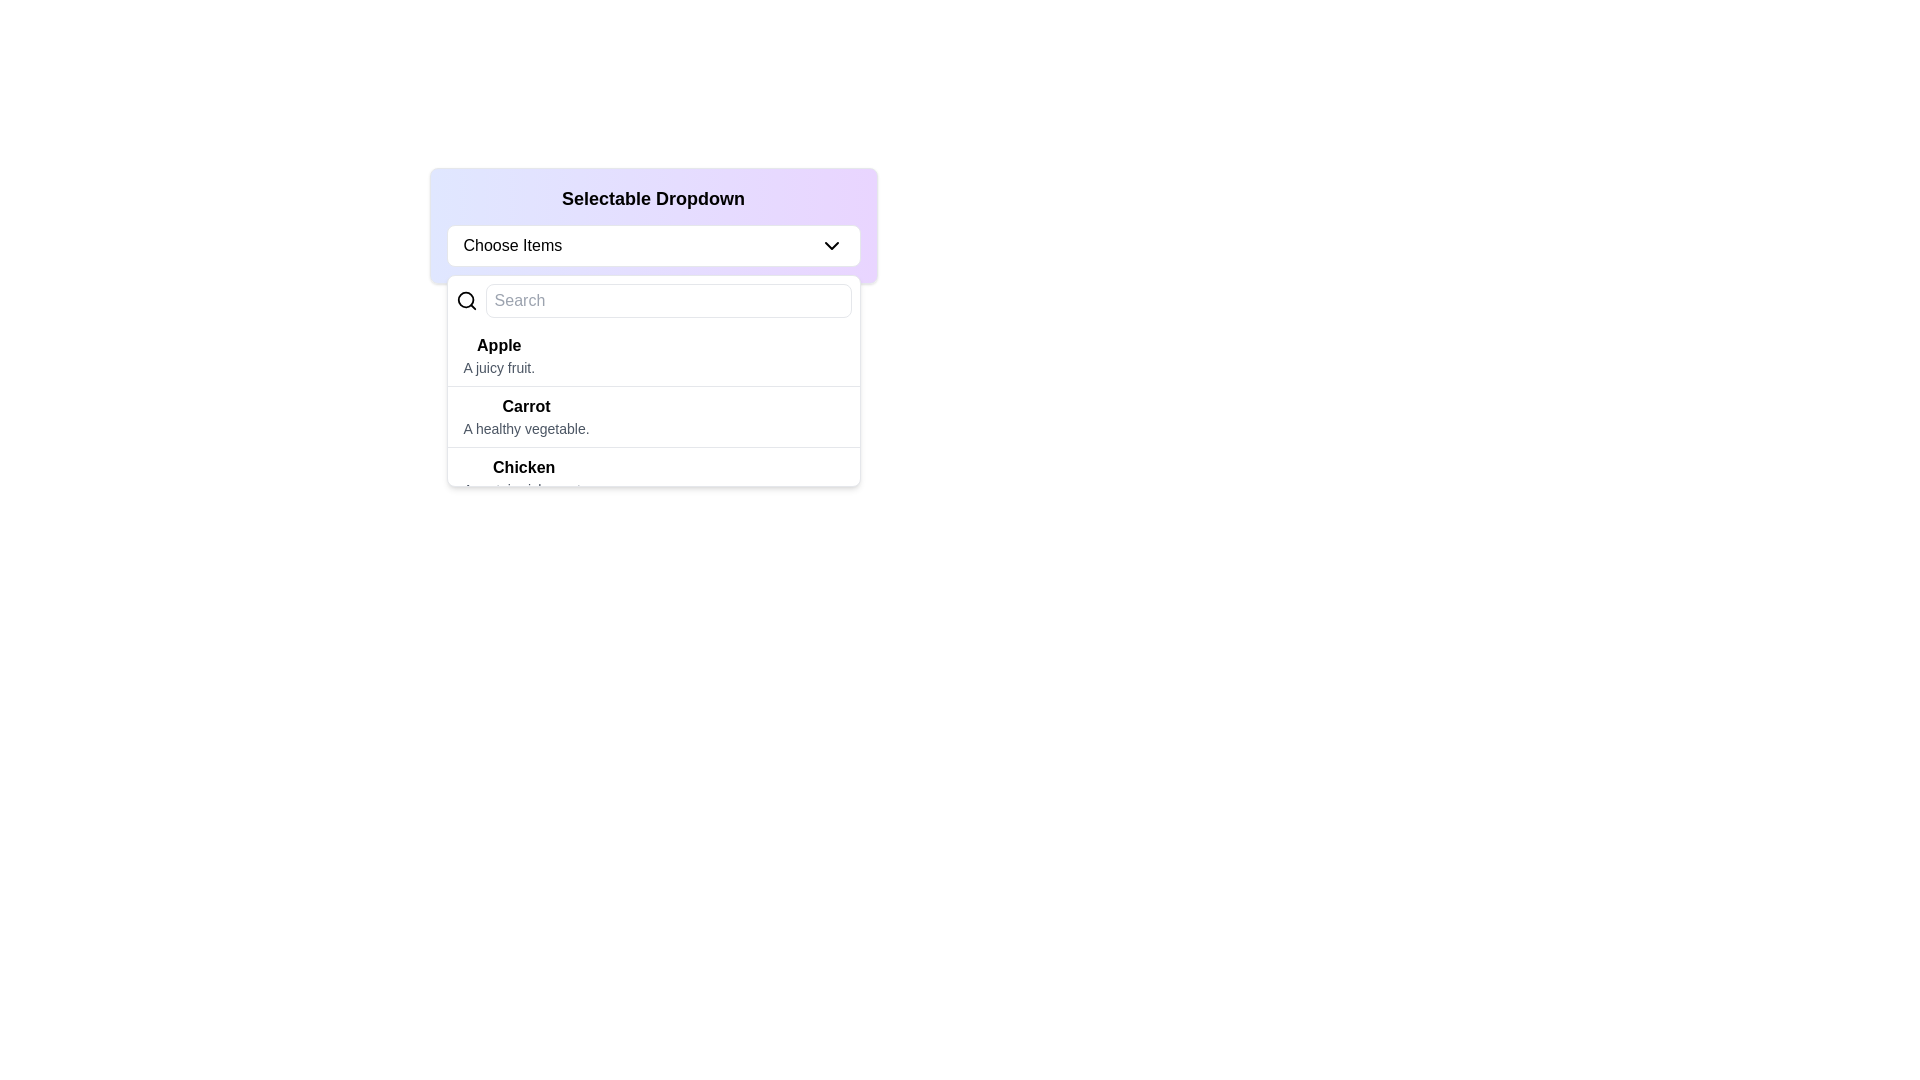 The image size is (1920, 1080). I want to click on the selectable item 'Carrot' in the dropdown menu, so click(526, 415).